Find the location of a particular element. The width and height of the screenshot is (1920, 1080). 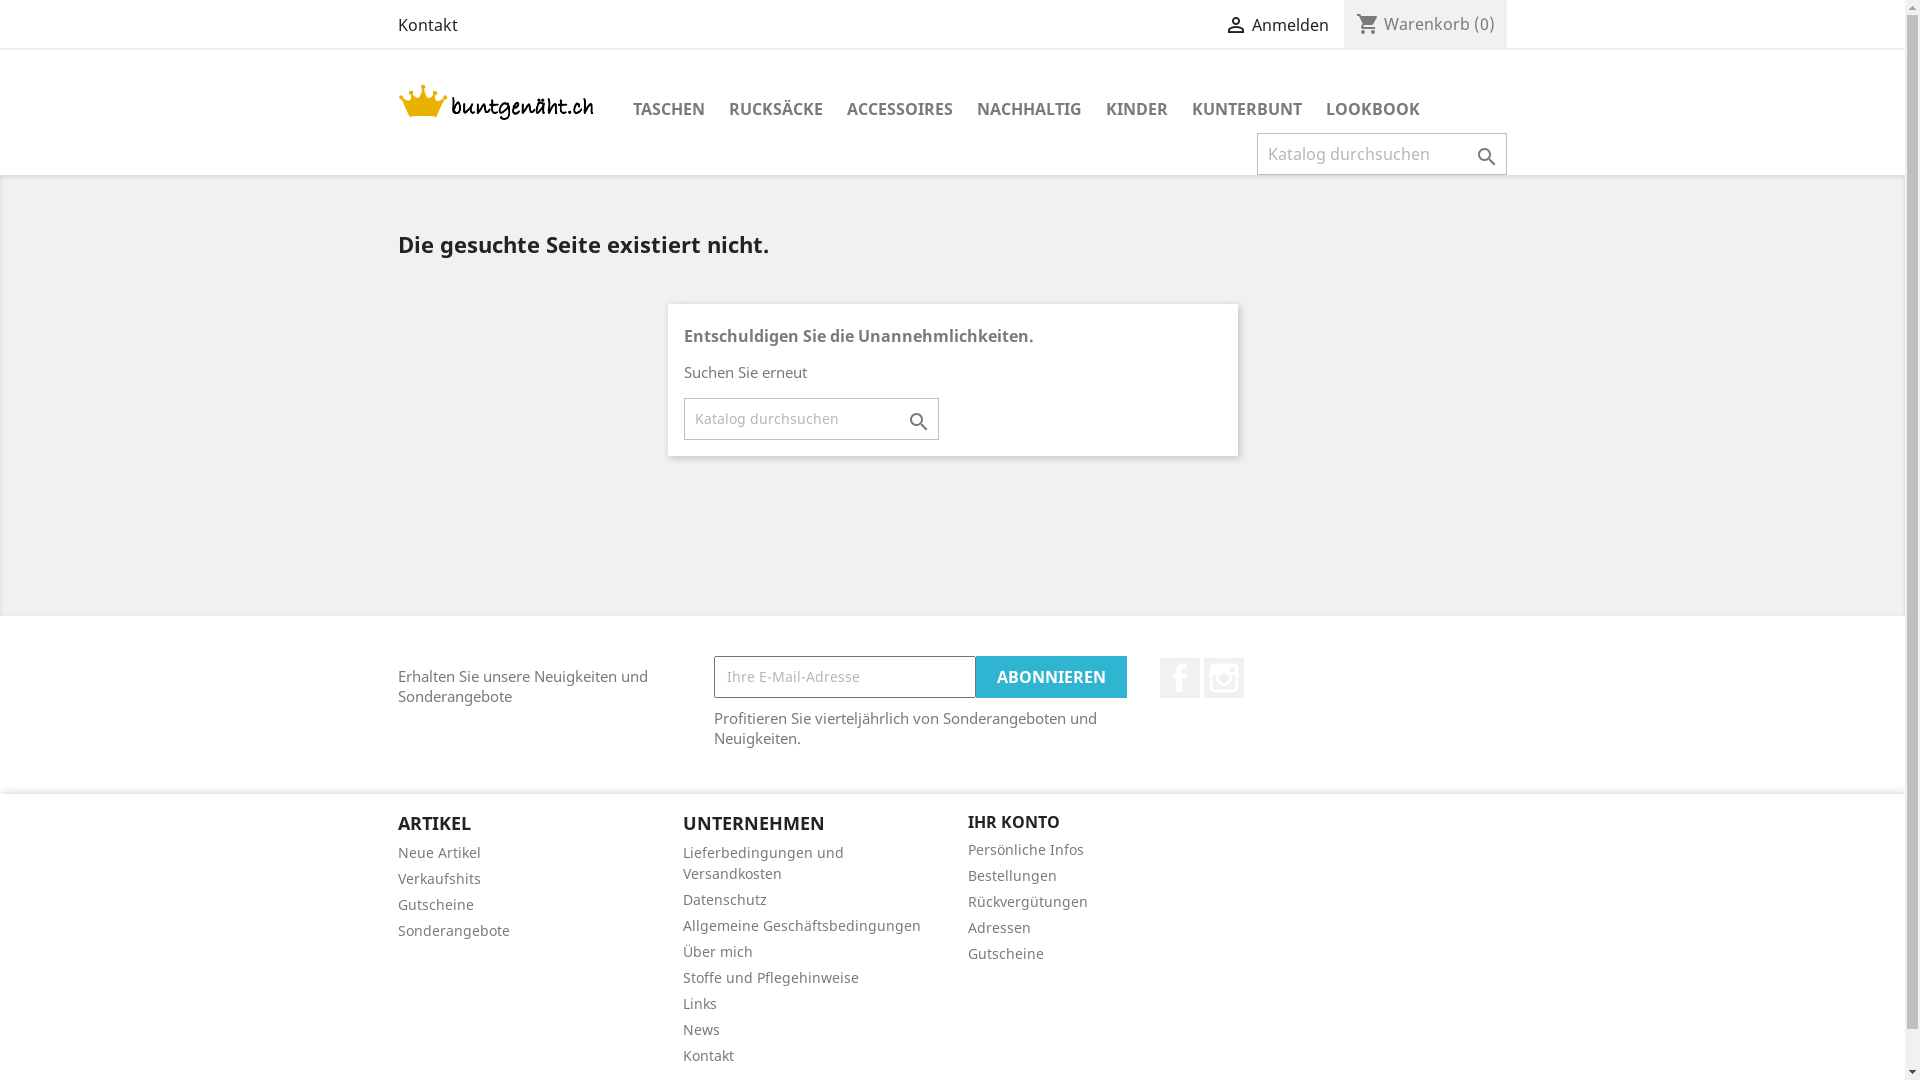

'Abonnieren' is located at coordinates (1050, 676).